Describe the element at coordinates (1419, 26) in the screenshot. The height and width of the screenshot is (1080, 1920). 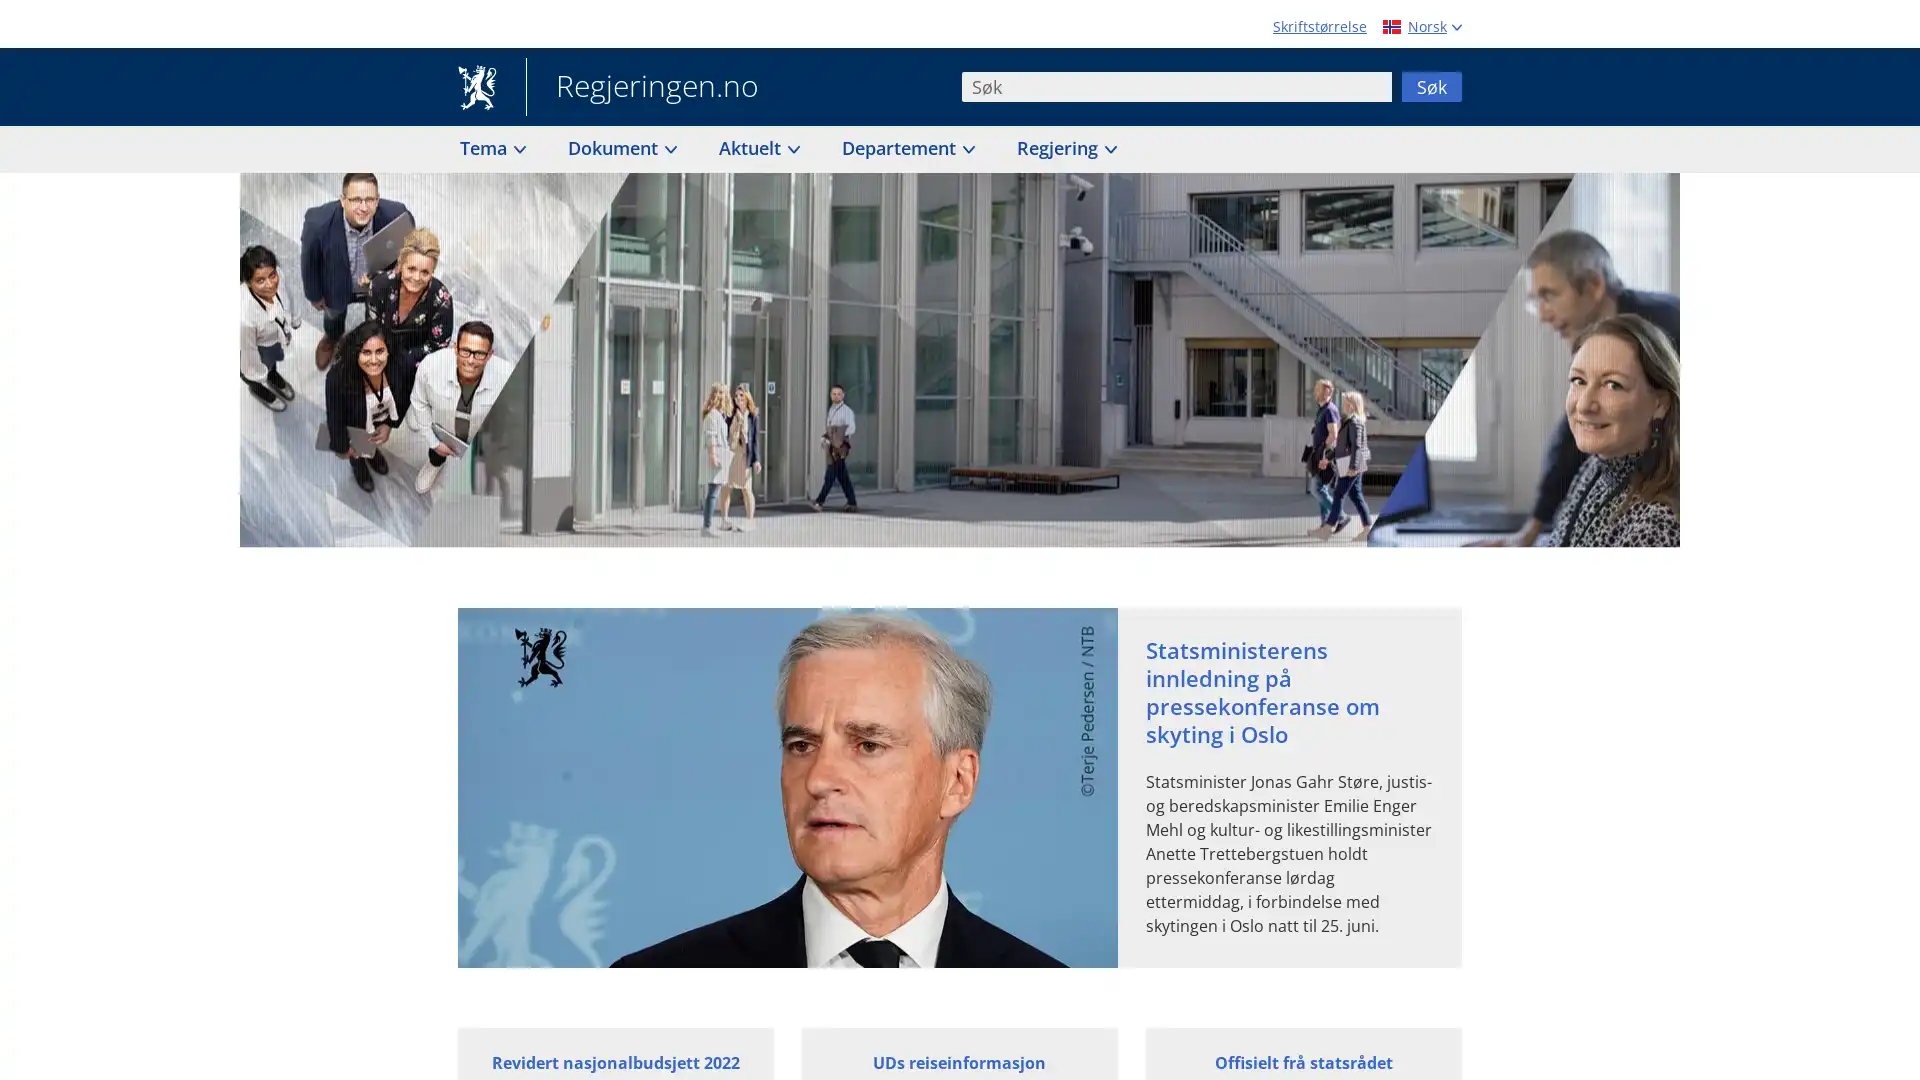
I see `Norsk` at that location.